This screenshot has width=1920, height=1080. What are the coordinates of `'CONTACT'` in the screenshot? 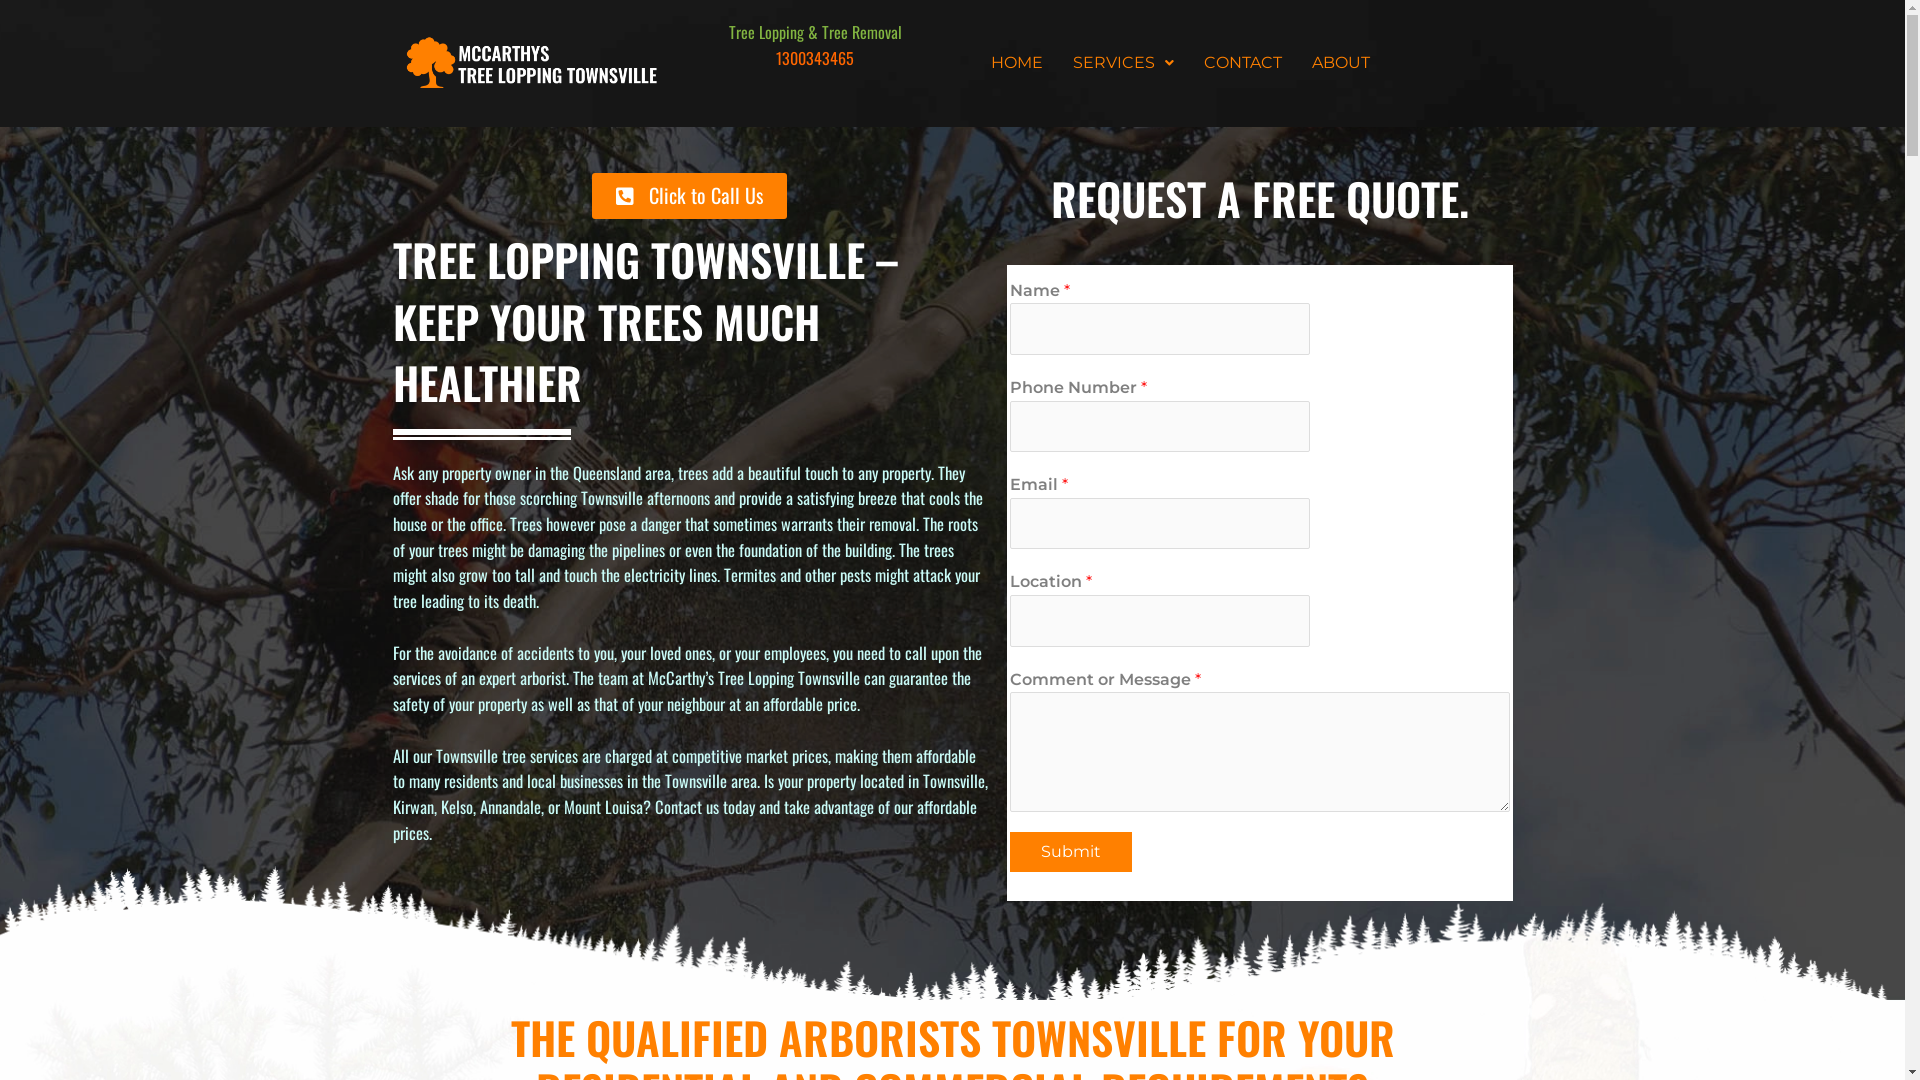 It's located at (1242, 61).